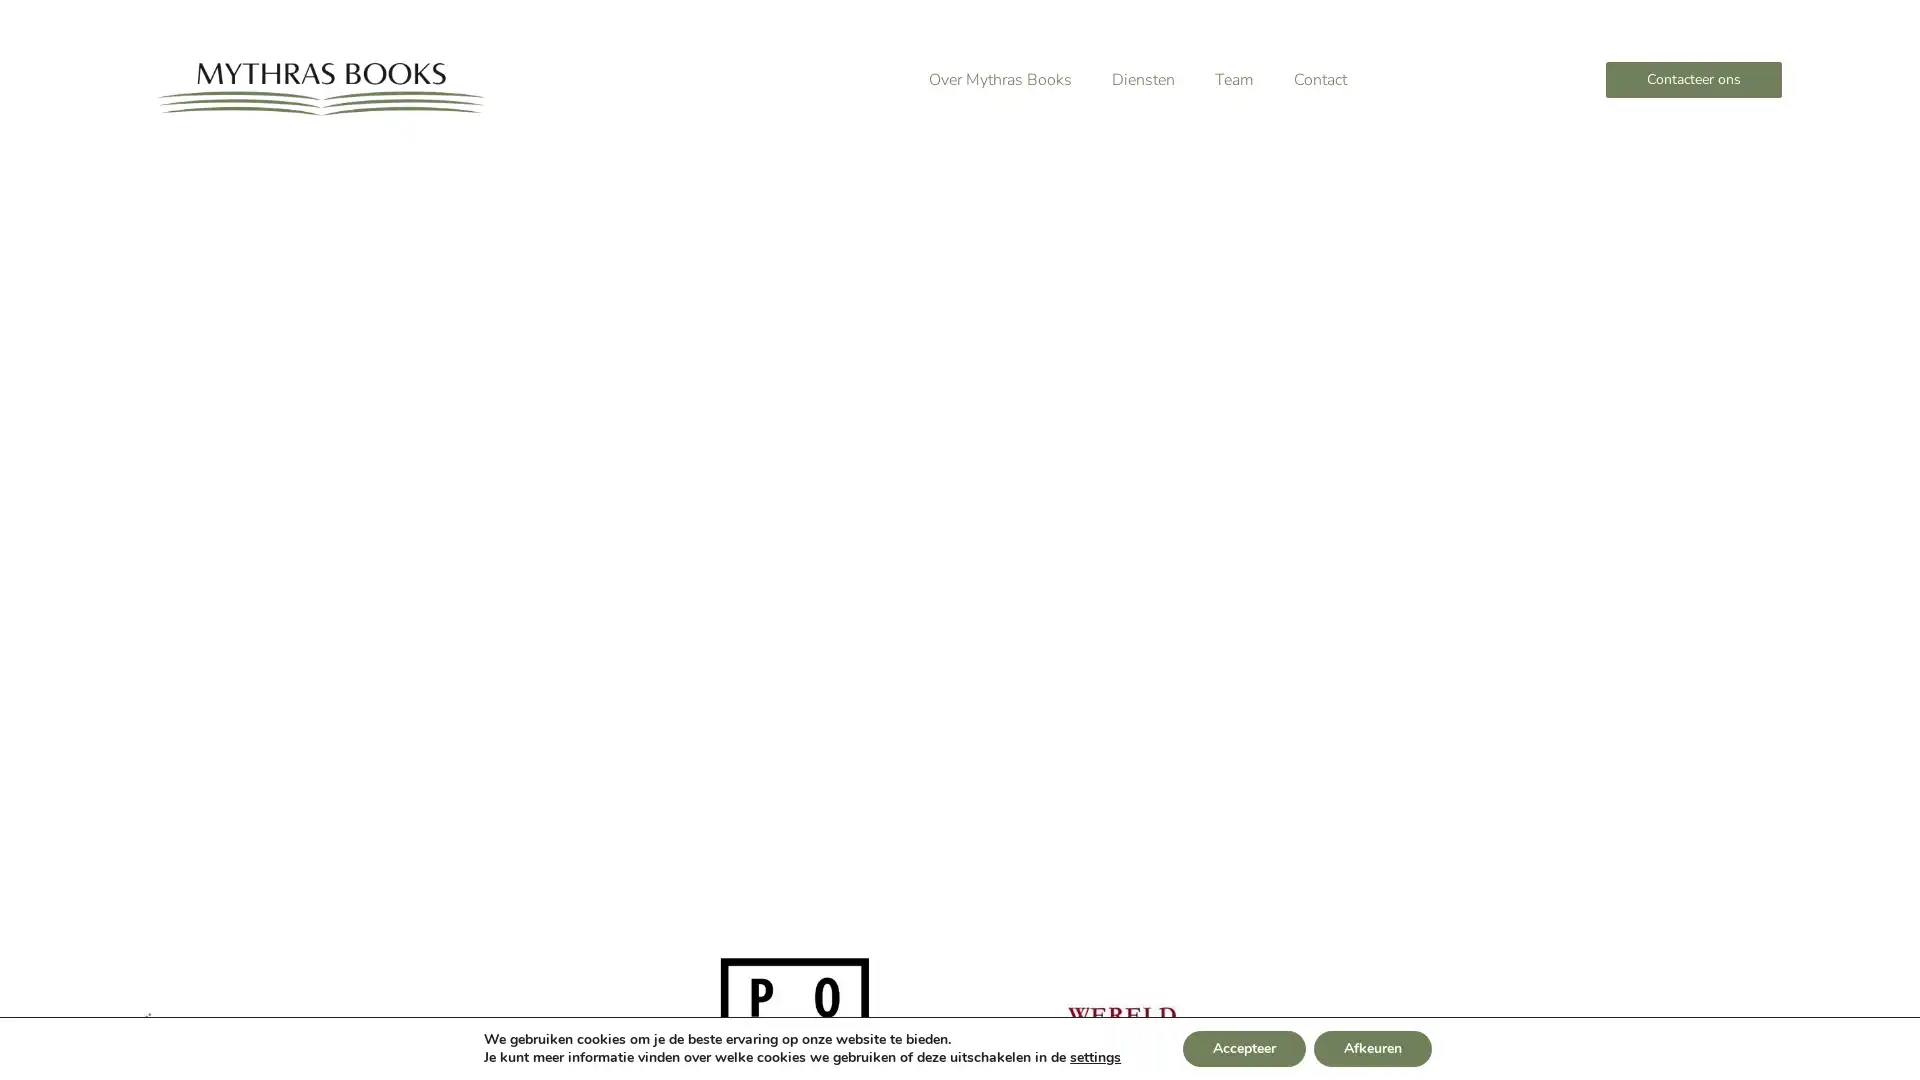 The width and height of the screenshot is (1920, 1080). What do you see at coordinates (1371, 1048) in the screenshot?
I see `Afkeuren` at bounding box center [1371, 1048].